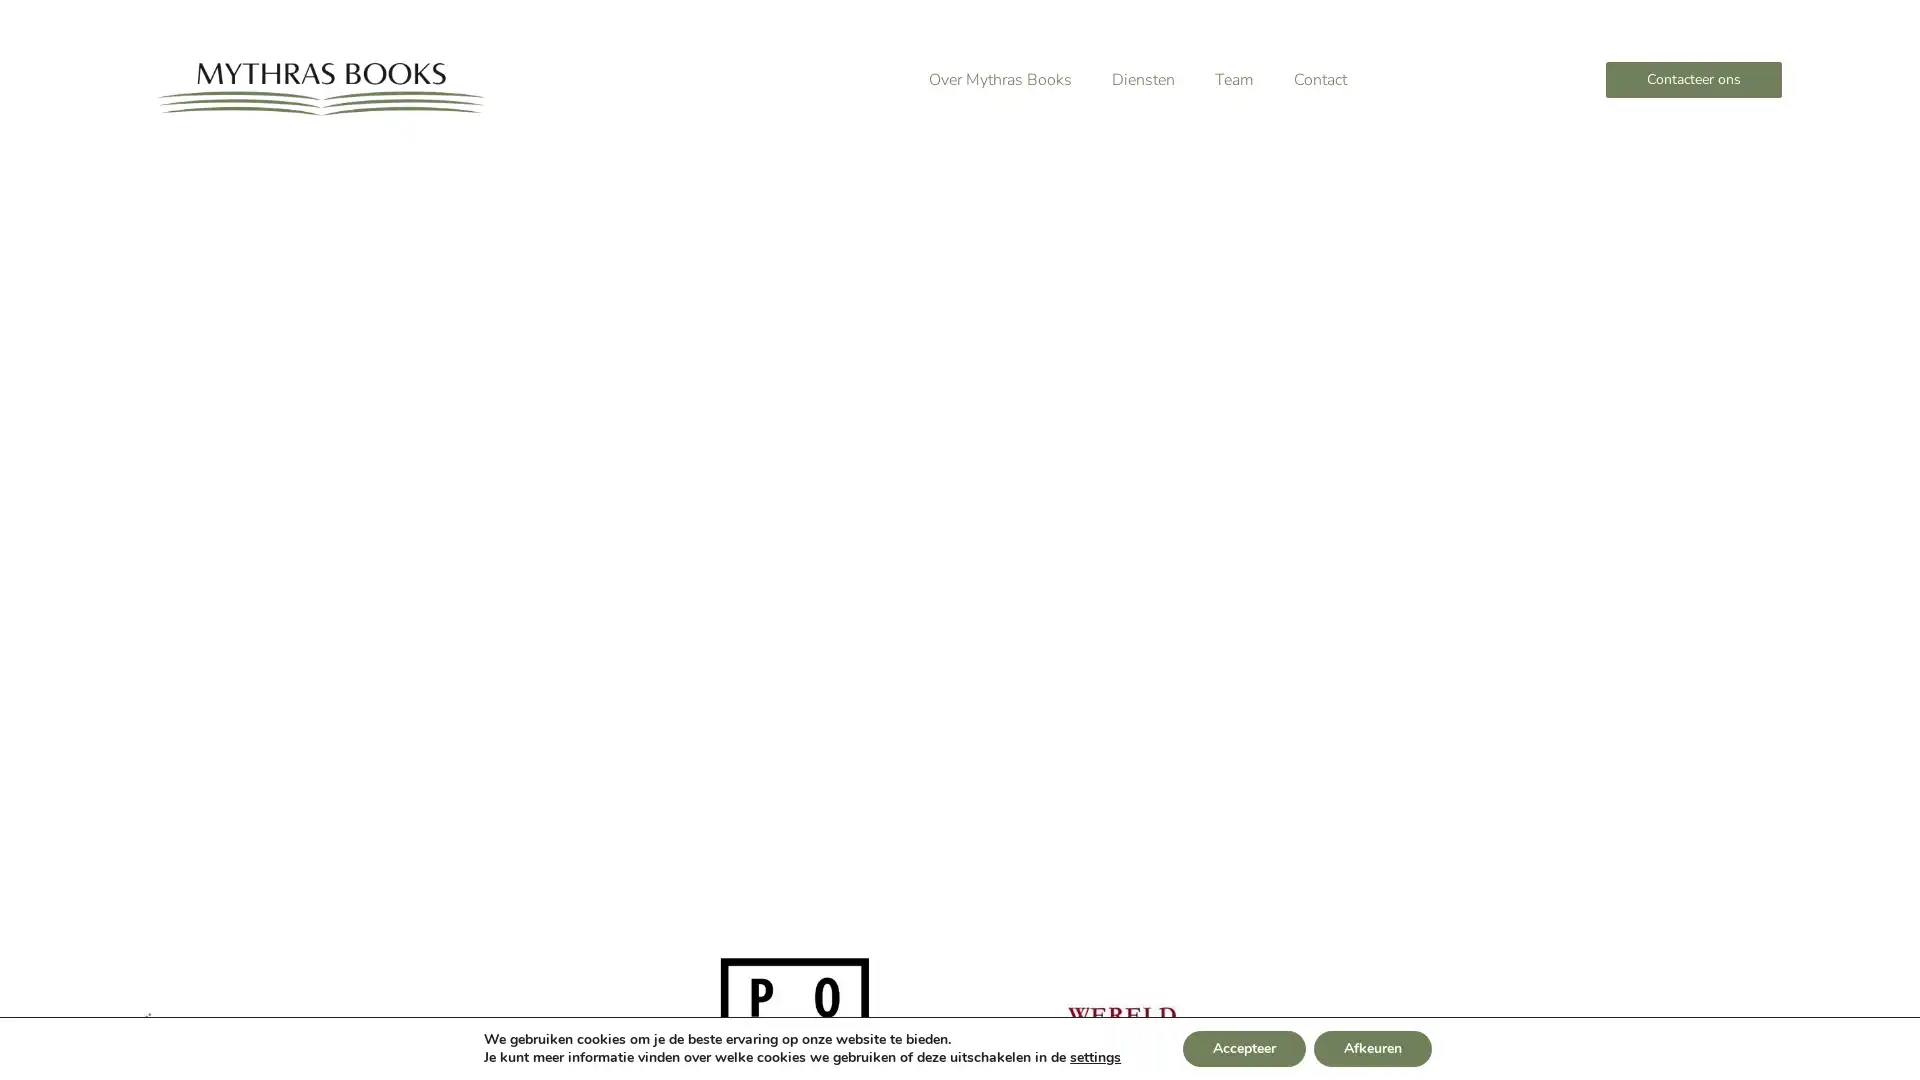 The width and height of the screenshot is (1920, 1080). What do you see at coordinates (1371, 1048) in the screenshot?
I see `Afkeuren` at bounding box center [1371, 1048].